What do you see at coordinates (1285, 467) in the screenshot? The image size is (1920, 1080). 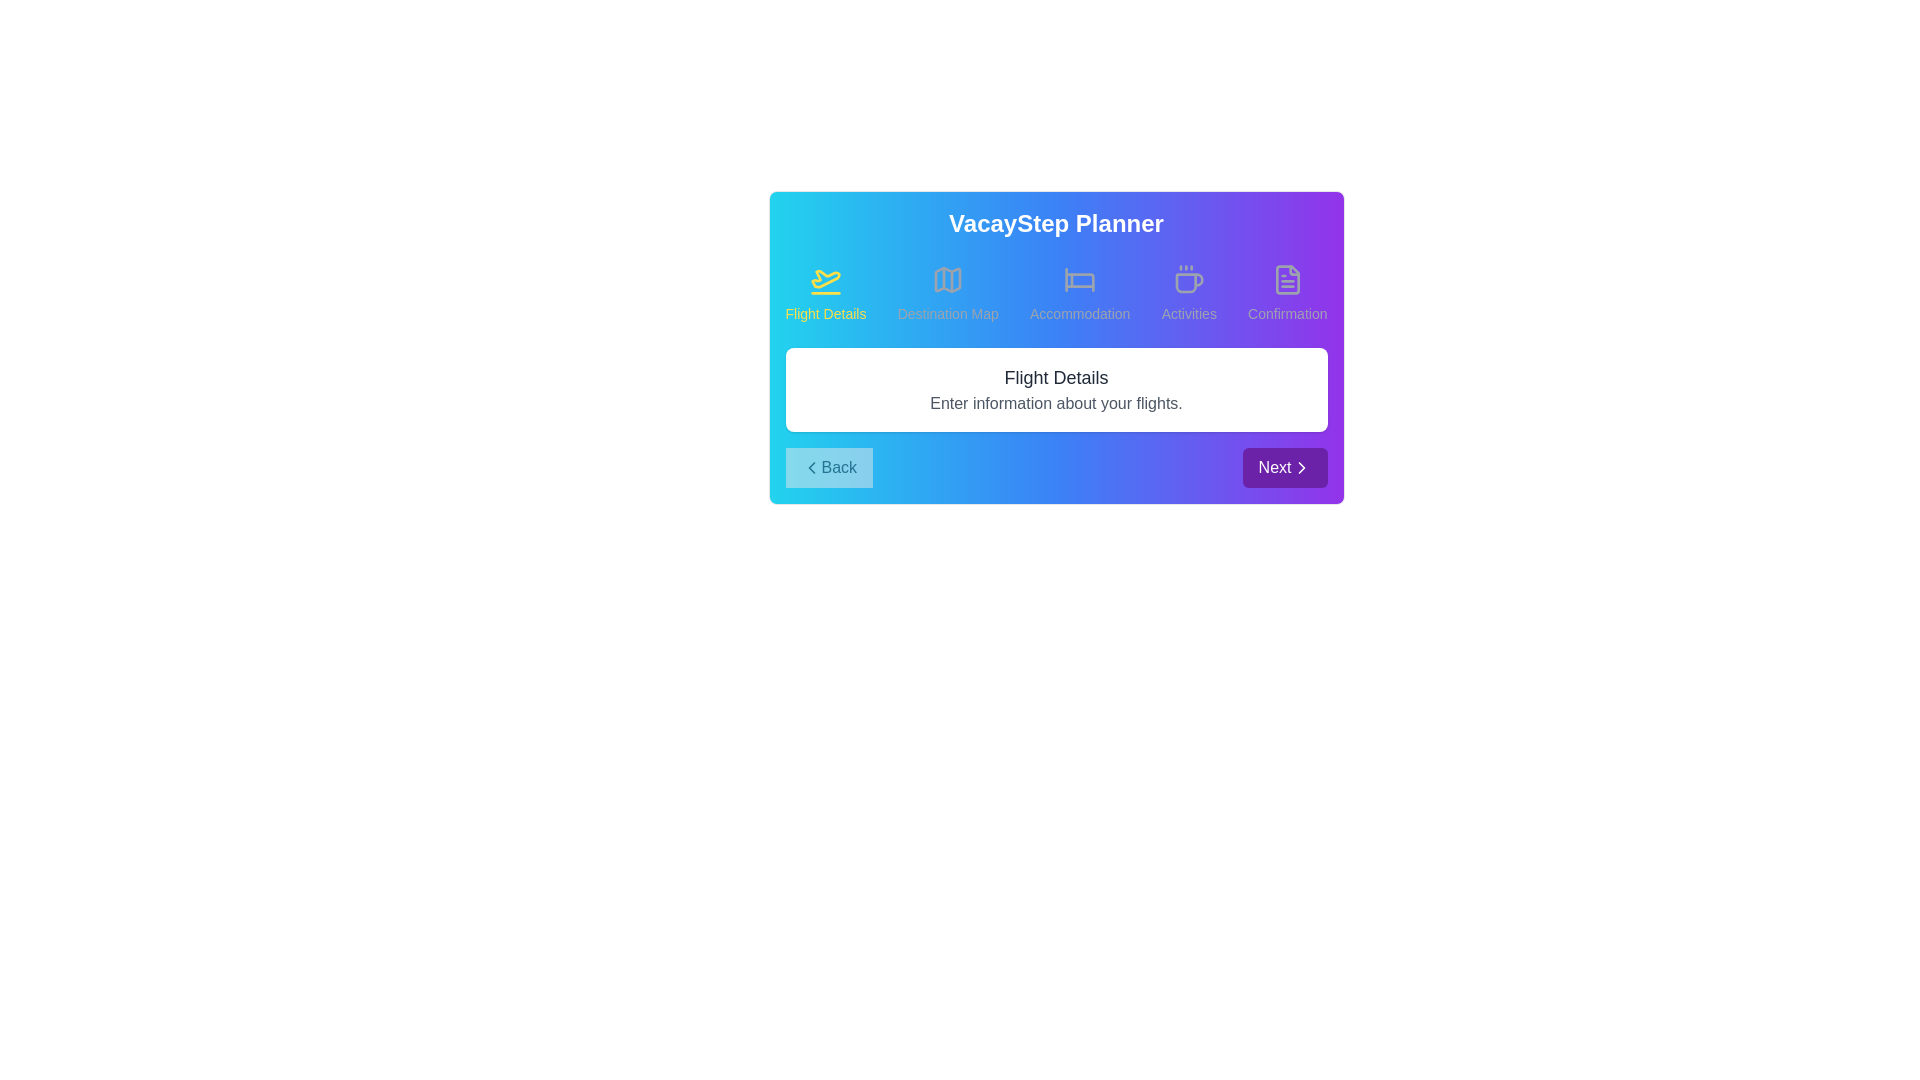 I see `the Next button to navigate` at bounding box center [1285, 467].